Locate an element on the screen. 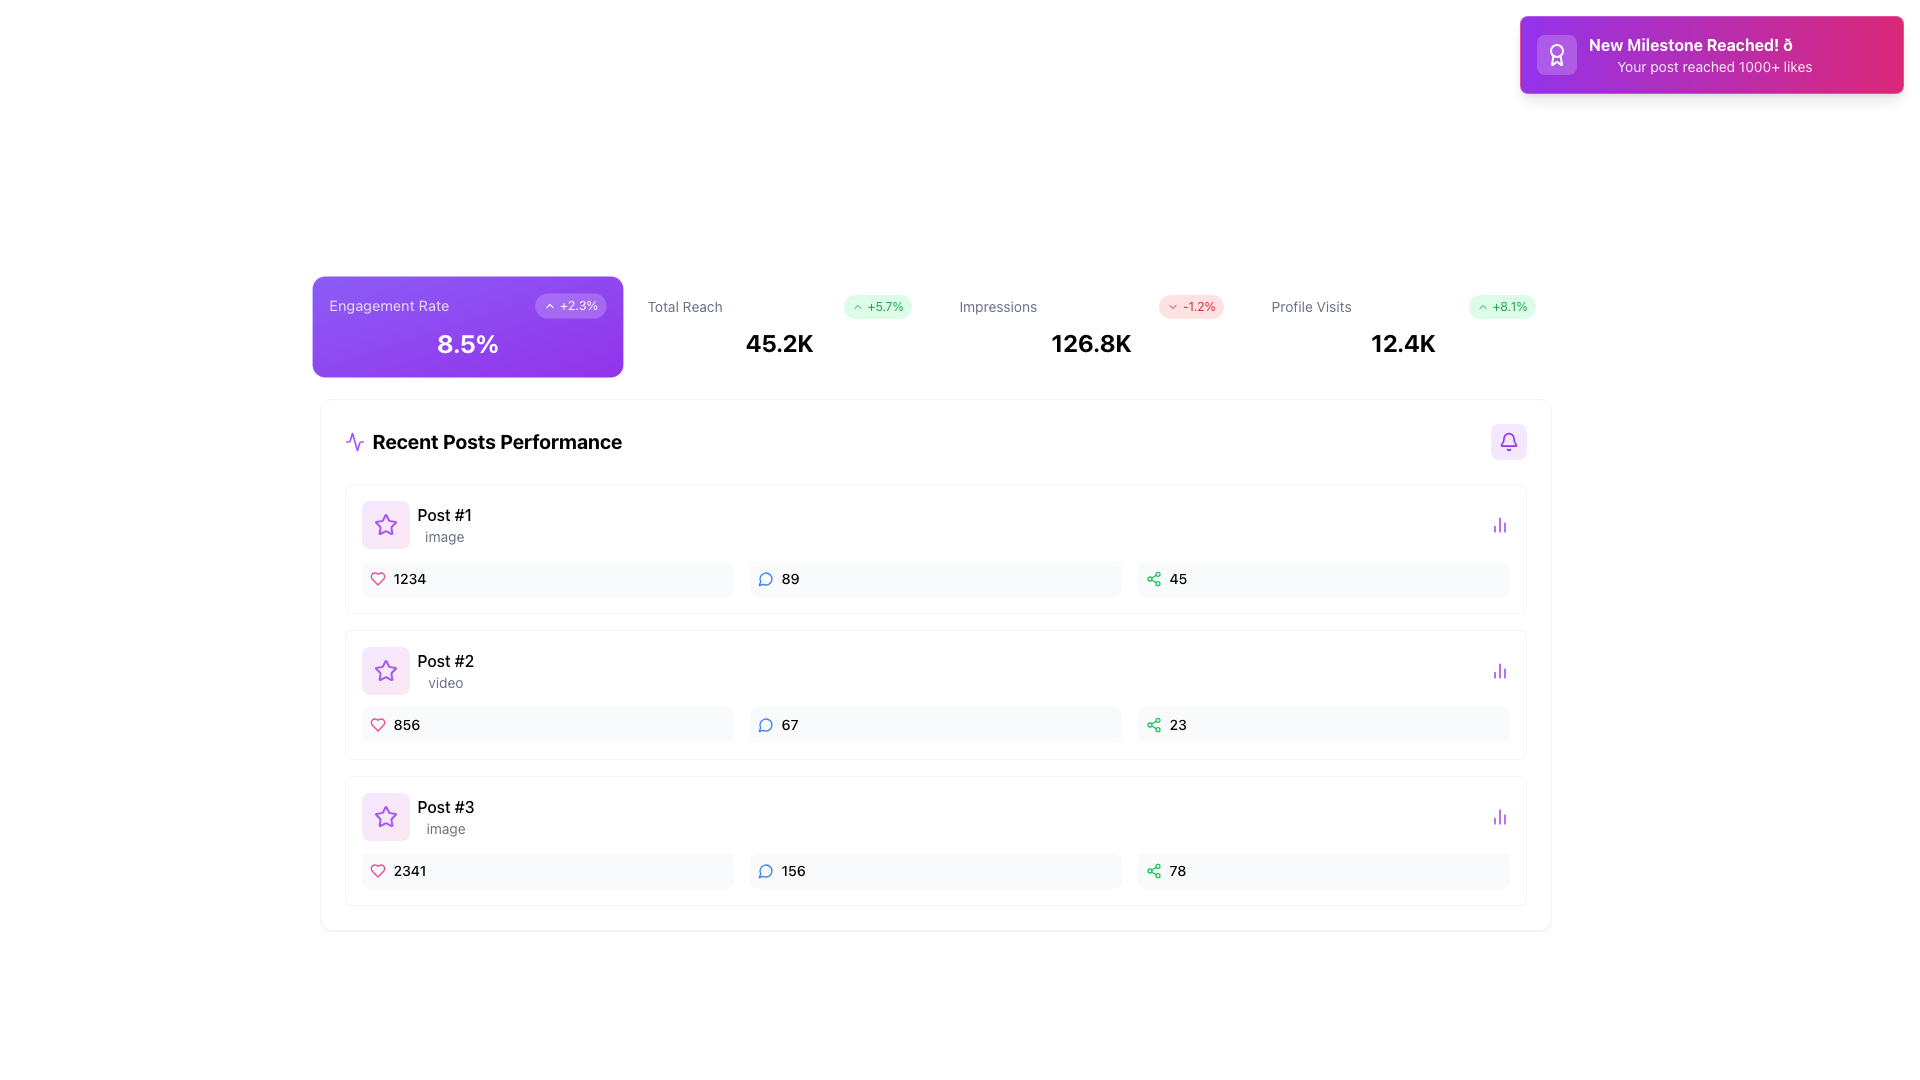 The height and width of the screenshot is (1080, 1920). the comment count icon that visually represents the interaction metric for the associated post in the 'Recent Posts Performance' section, located at the left end of the row is located at coordinates (764, 725).